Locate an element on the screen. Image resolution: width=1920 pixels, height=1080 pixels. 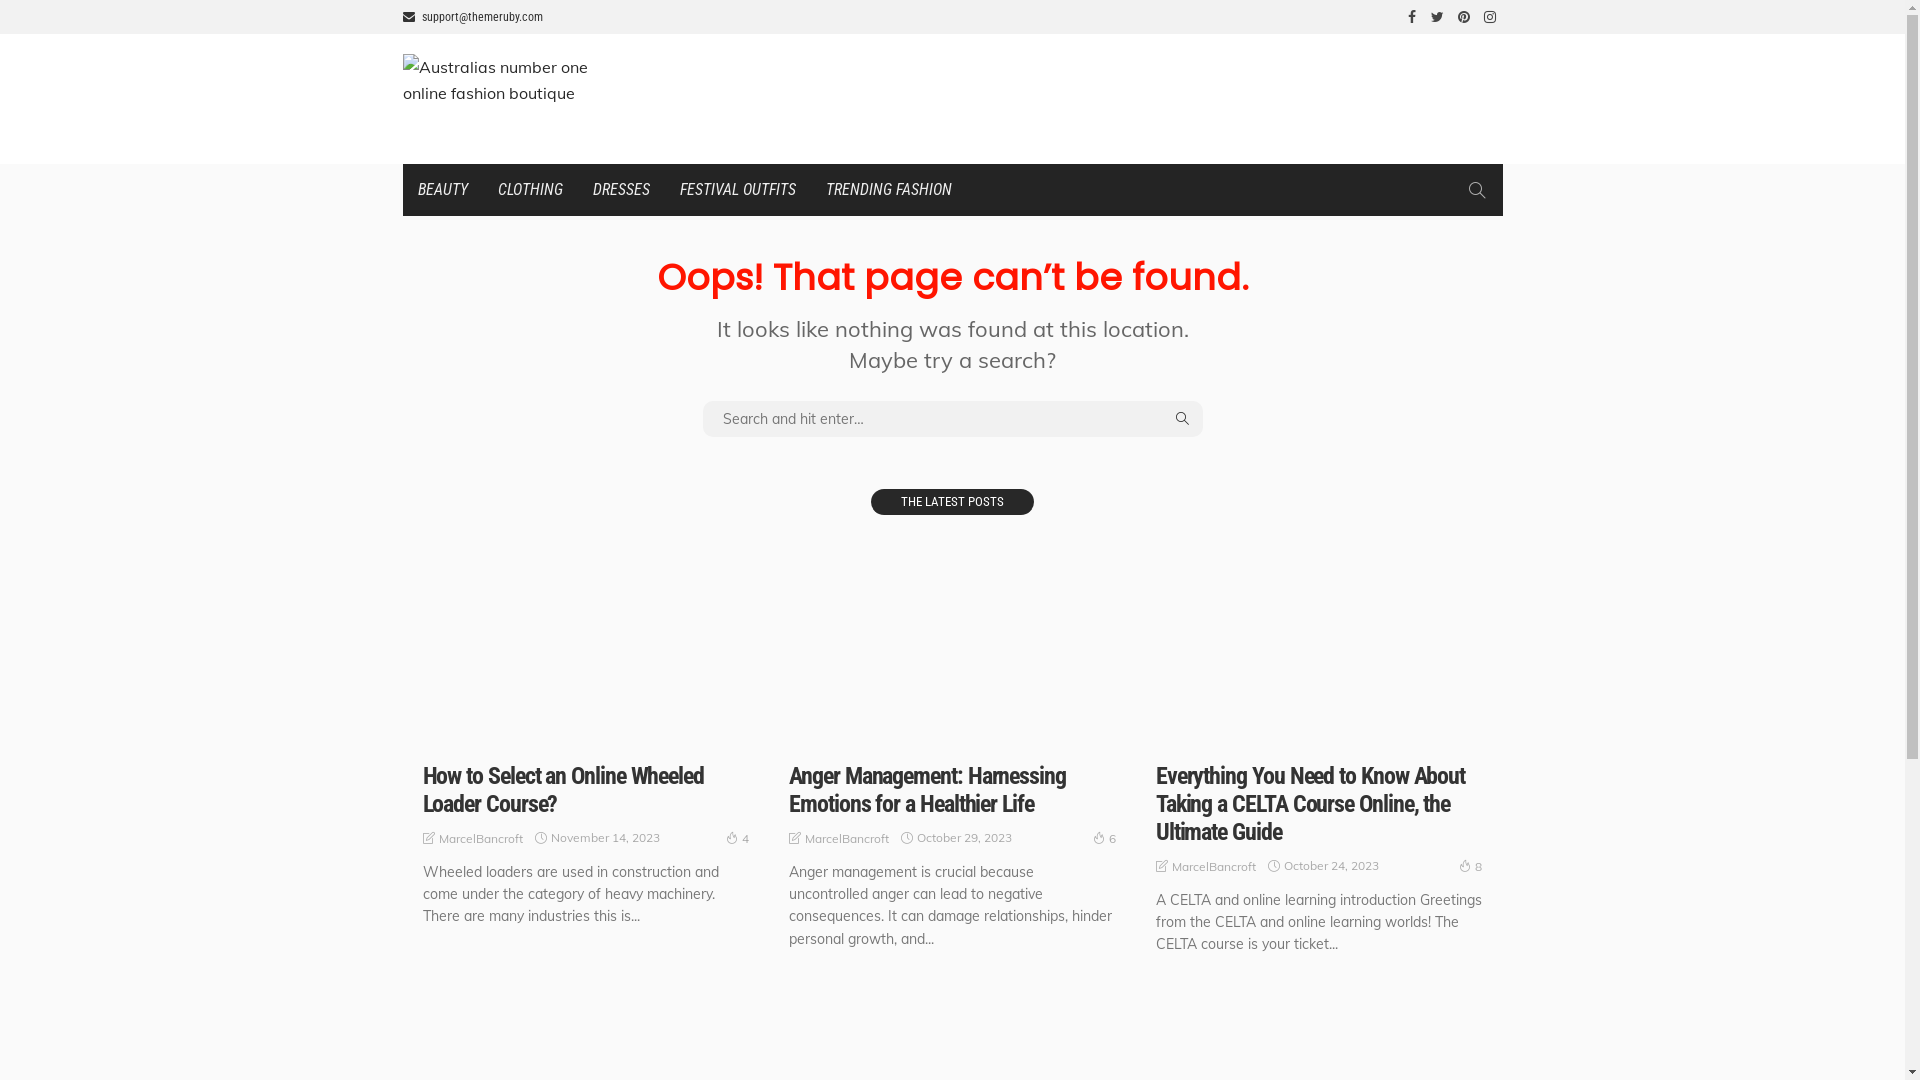
'pinterest' is located at coordinates (1463, 16).